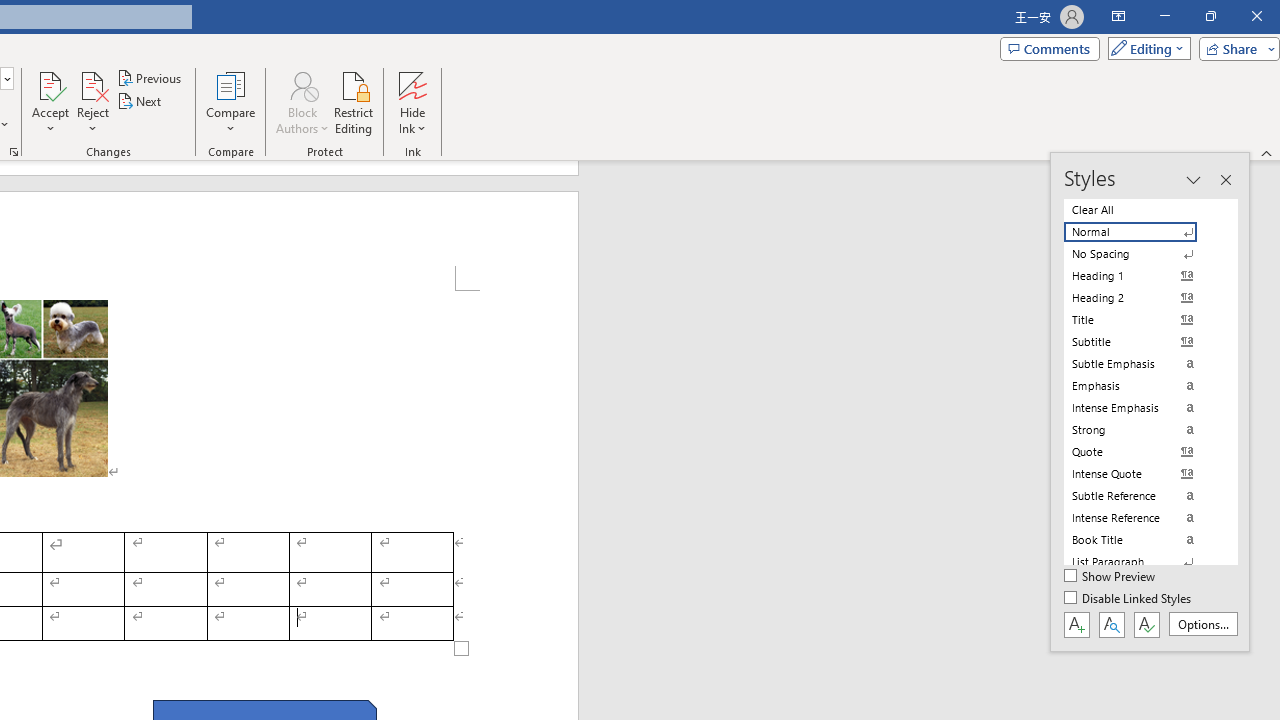 The width and height of the screenshot is (1280, 720). I want to click on 'Disable Linked Styles', so click(1129, 598).